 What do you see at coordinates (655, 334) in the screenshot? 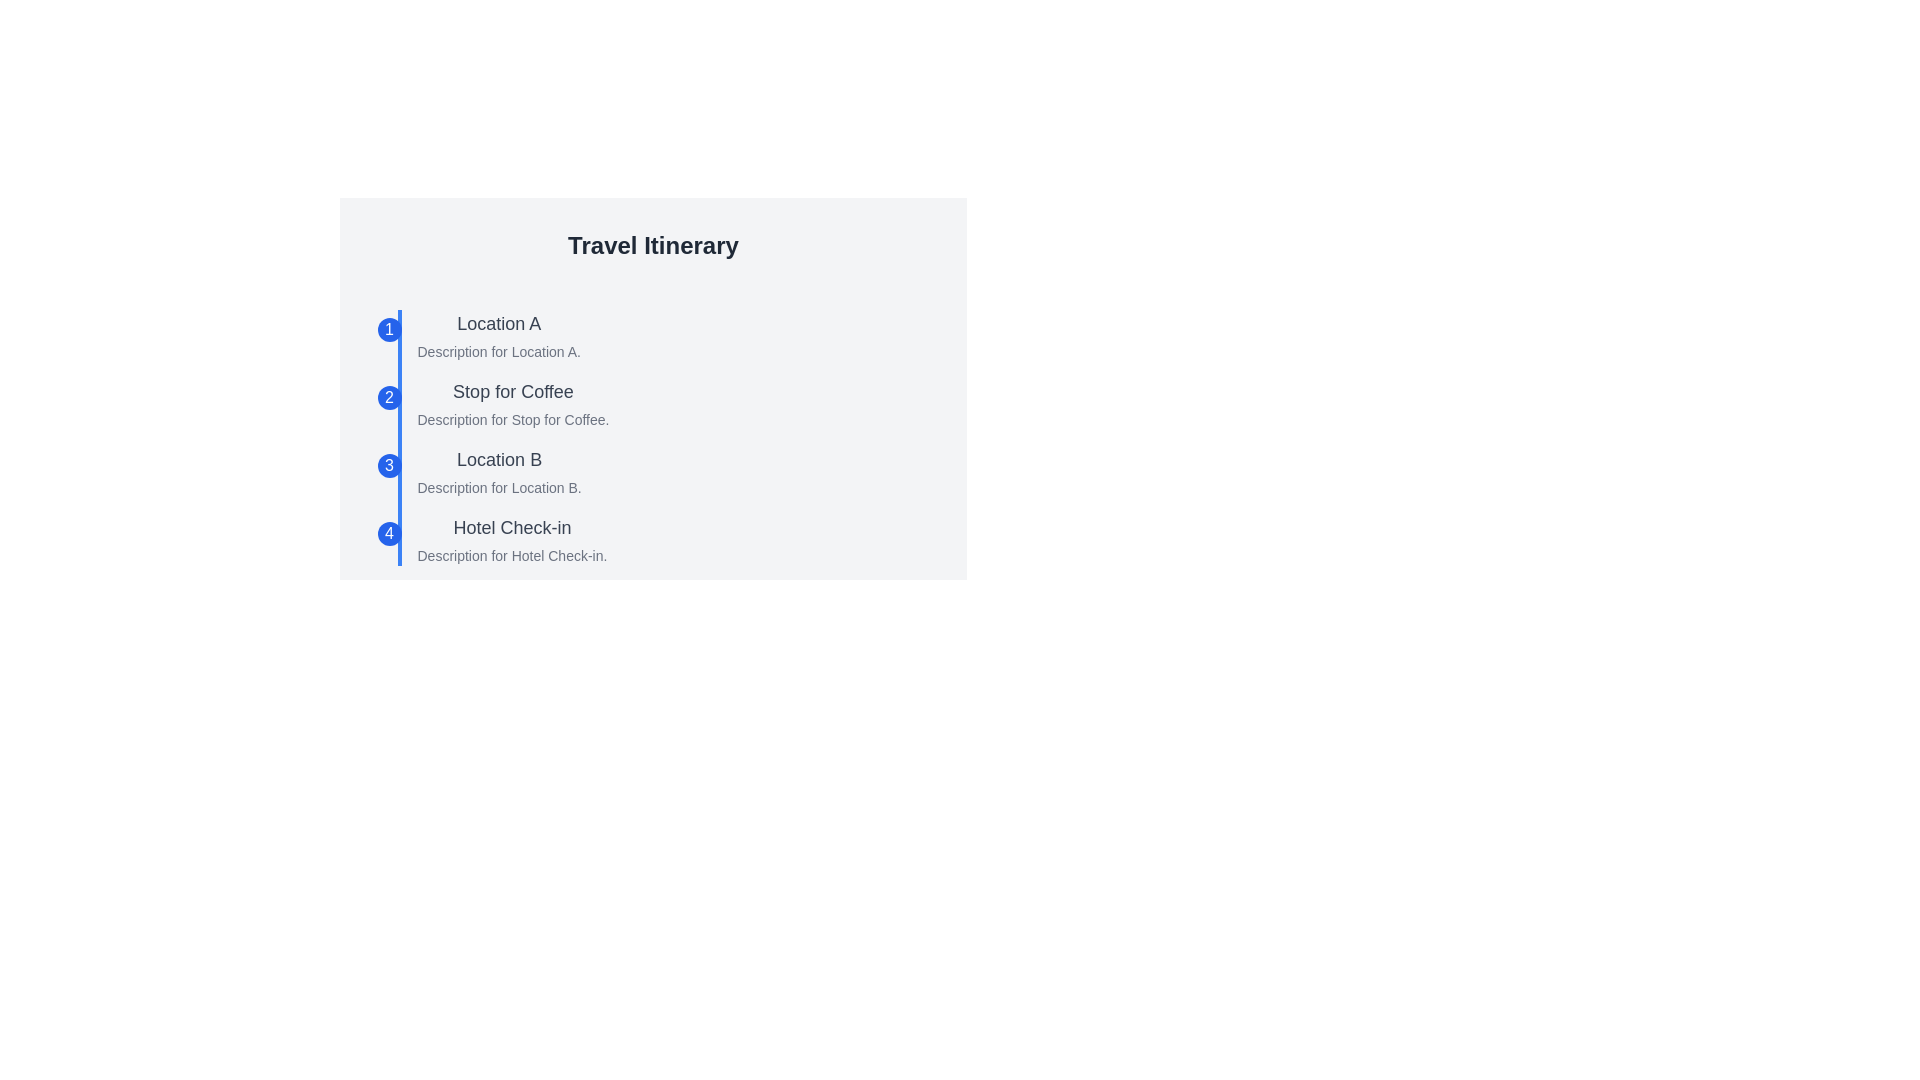
I see `first itinerary step in the travel plan, which is positioned below the title 'Travel Itinerary' and adjacent to a blue circular icon with the number '1'` at bounding box center [655, 334].